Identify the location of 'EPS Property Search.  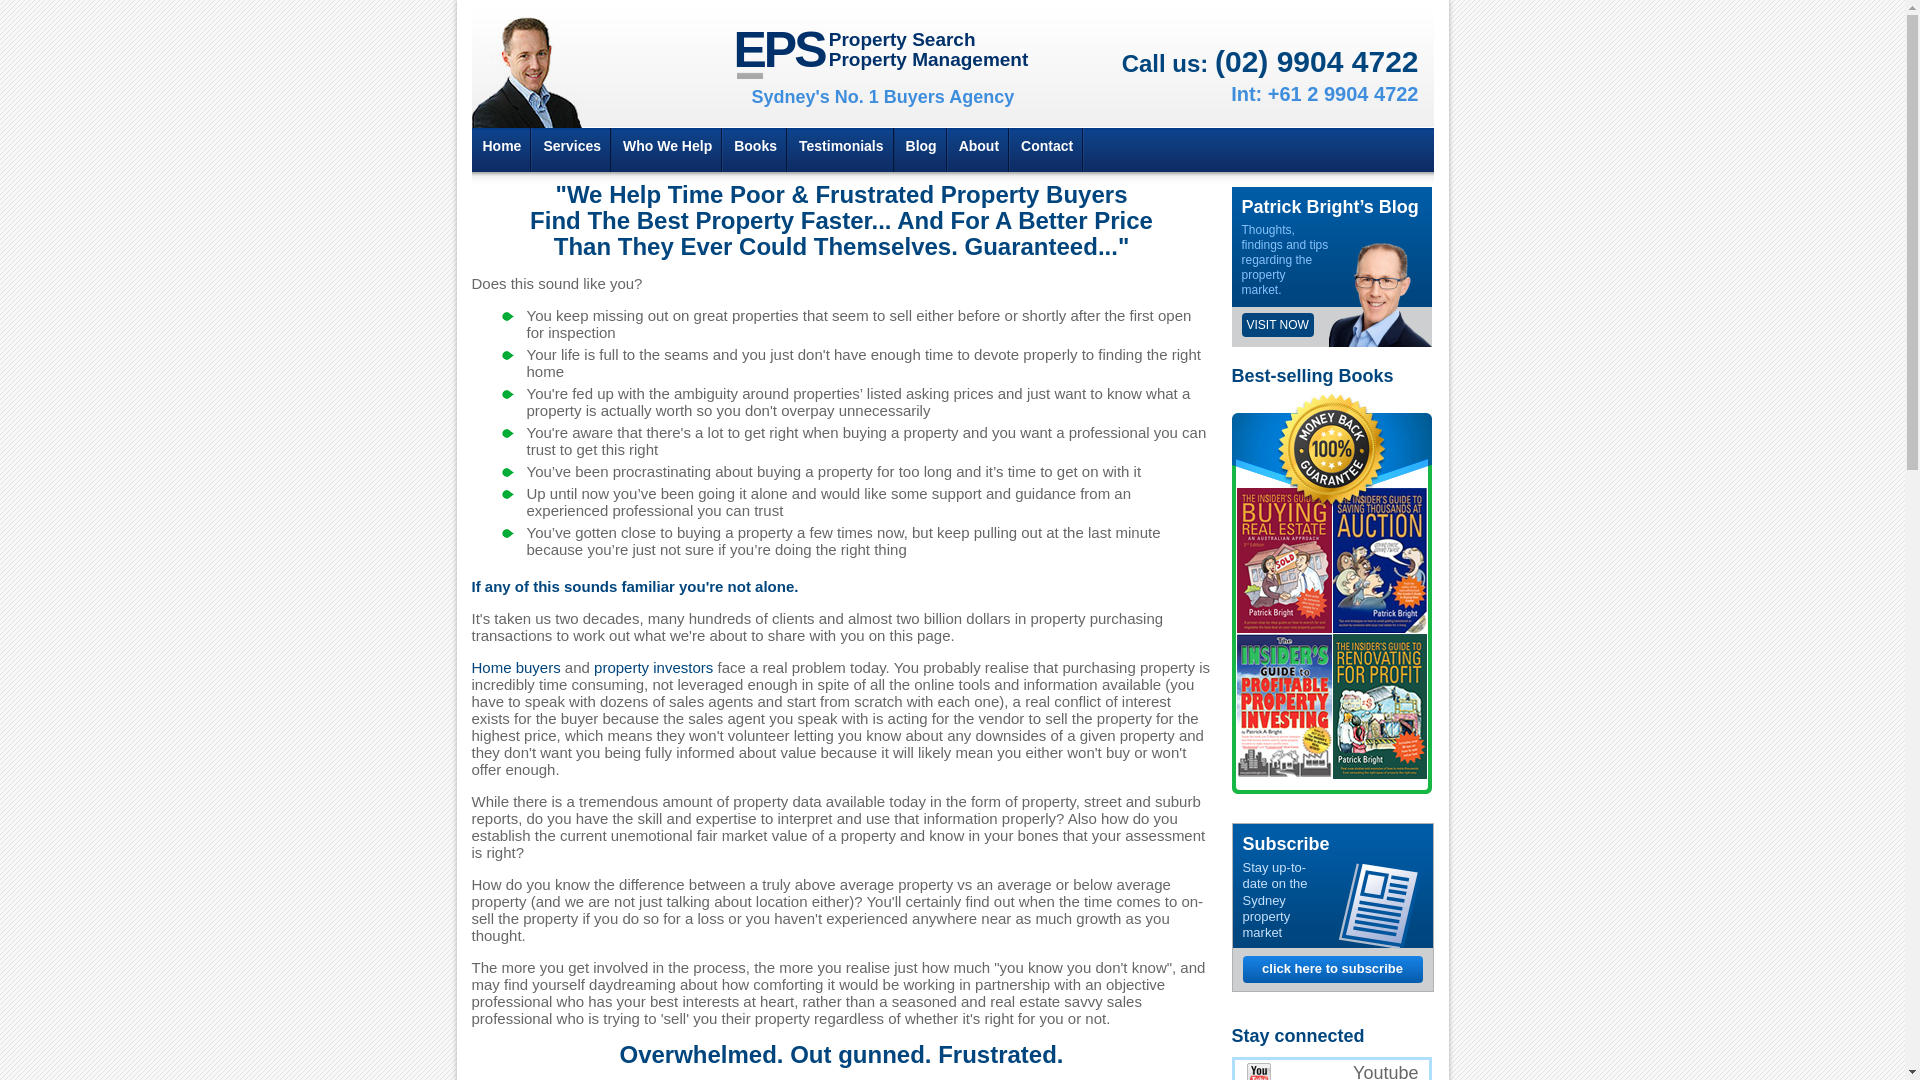
(880, 50).